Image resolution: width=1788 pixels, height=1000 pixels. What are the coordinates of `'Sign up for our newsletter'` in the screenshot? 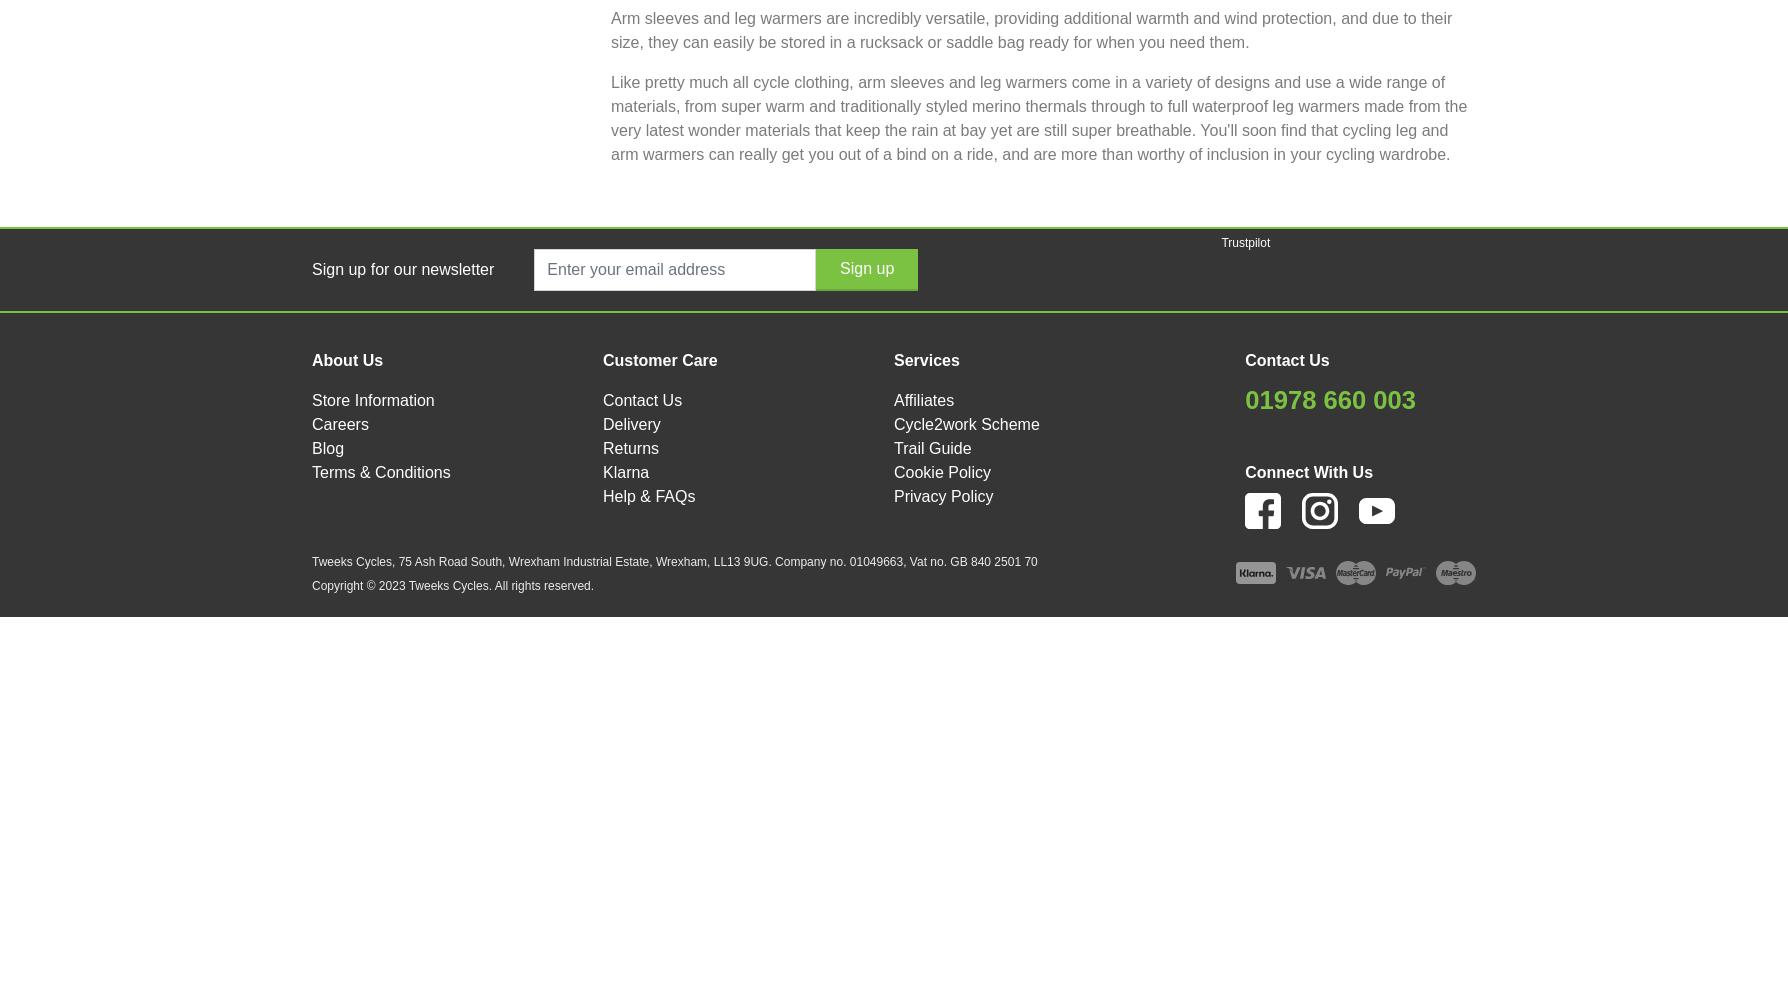 It's located at (311, 268).